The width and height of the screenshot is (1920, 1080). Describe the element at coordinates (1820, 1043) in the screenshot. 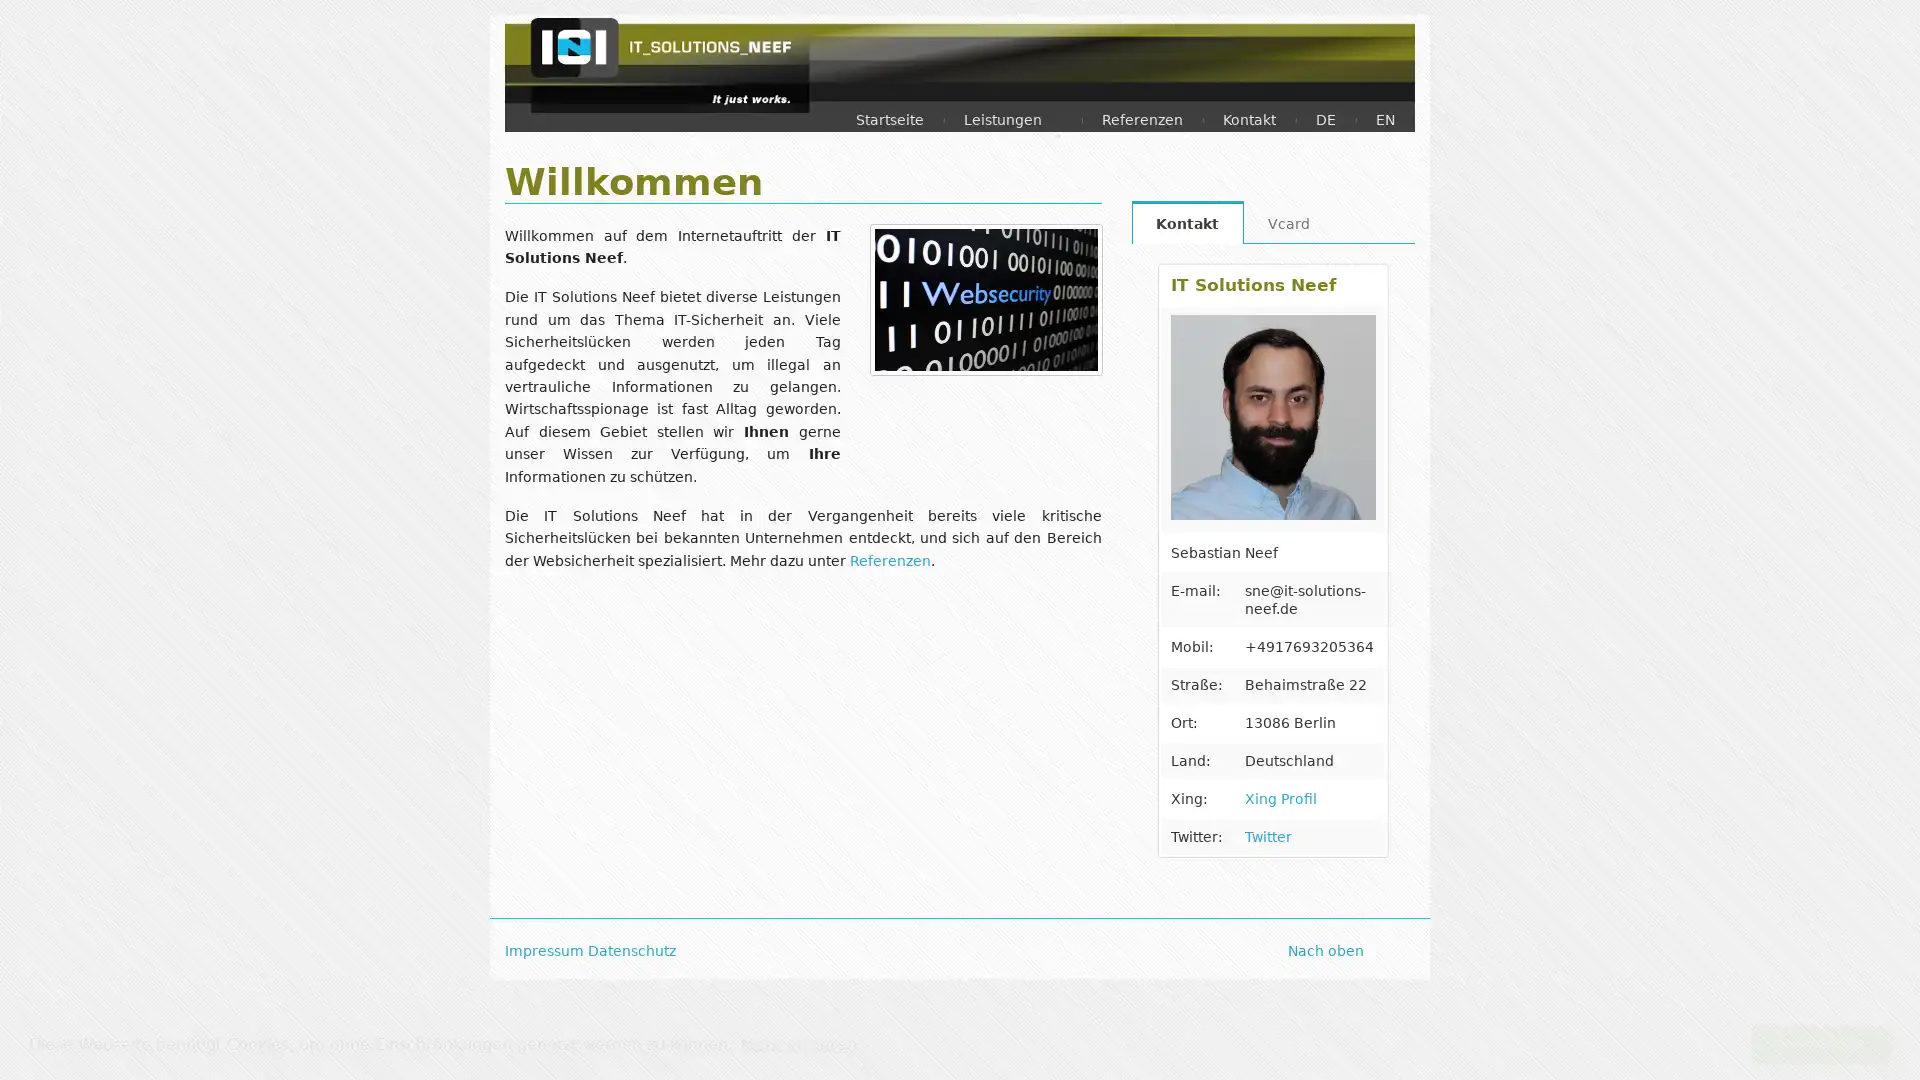

I see `dismiss cookie message` at that location.